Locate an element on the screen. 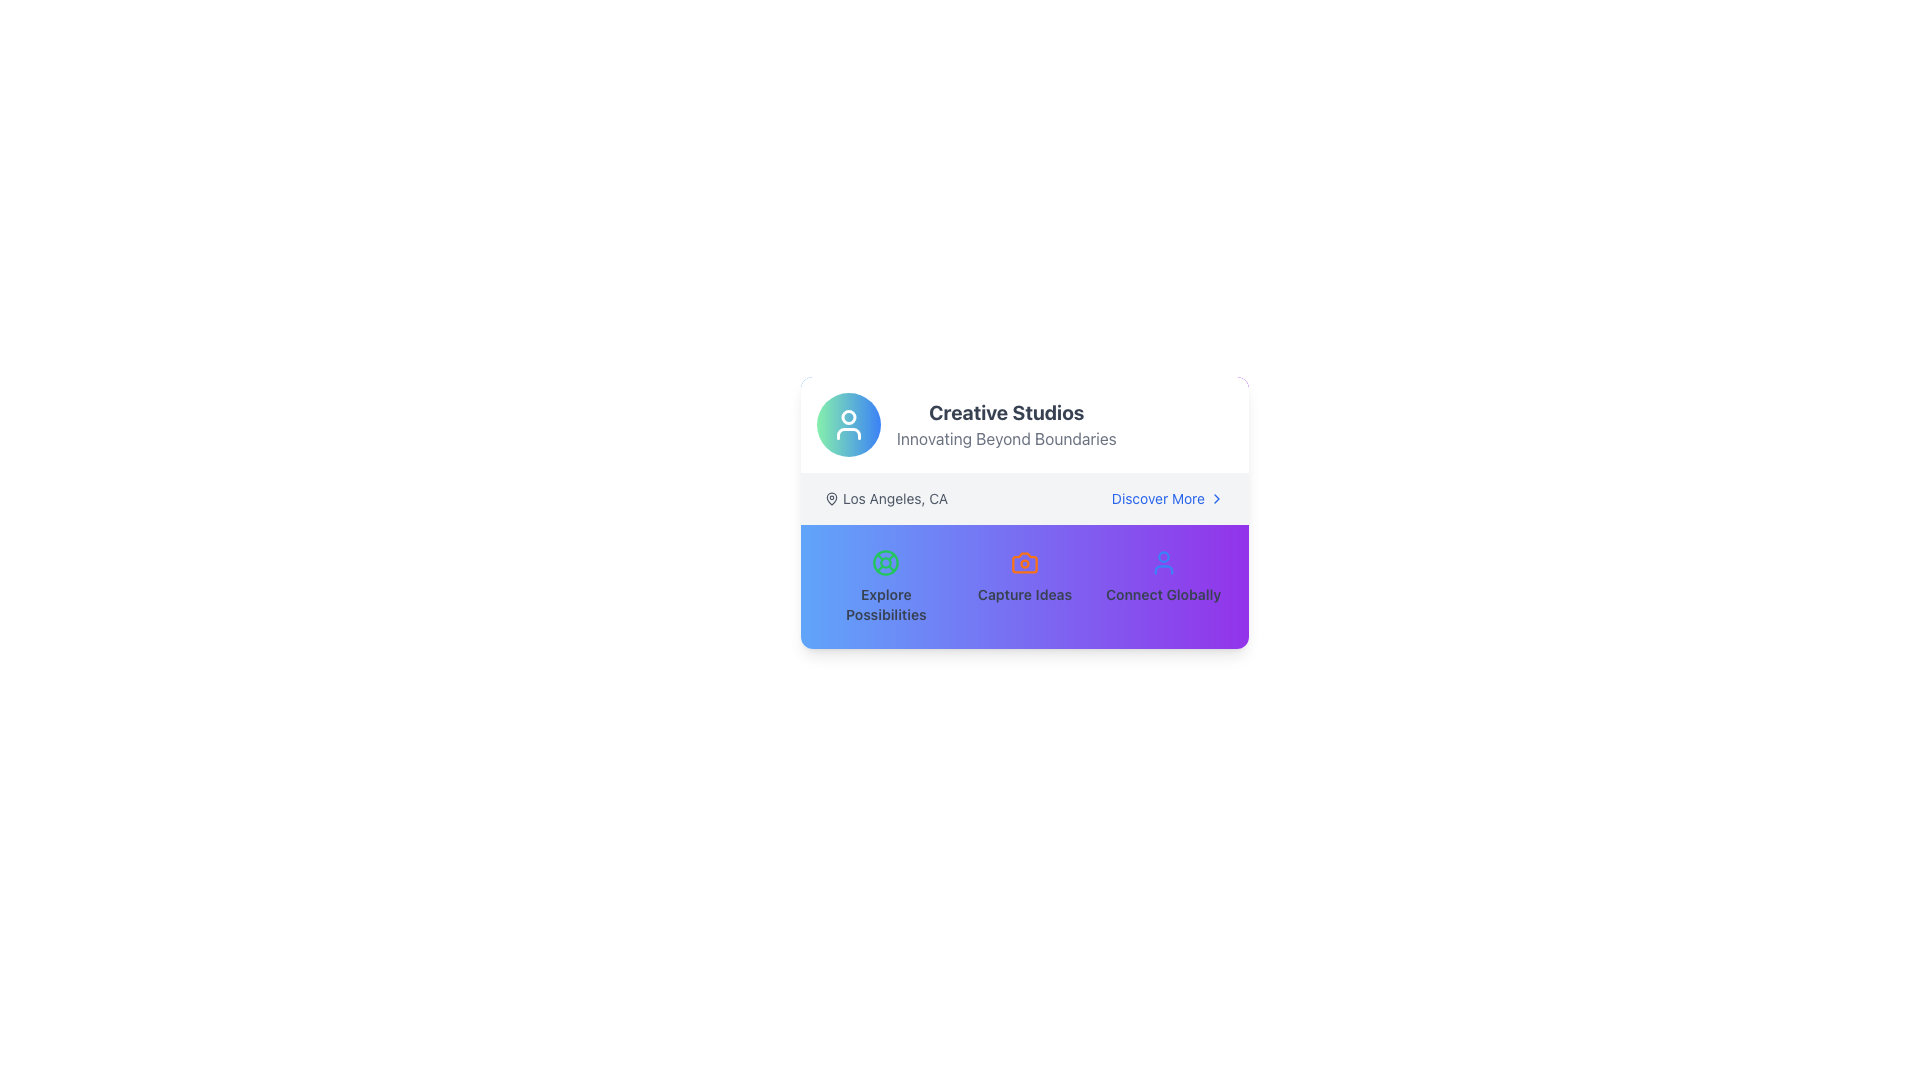  the text link styled in blue labeled 'Discover More' with a rightward arrow icon is located at coordinates (1168, 497).